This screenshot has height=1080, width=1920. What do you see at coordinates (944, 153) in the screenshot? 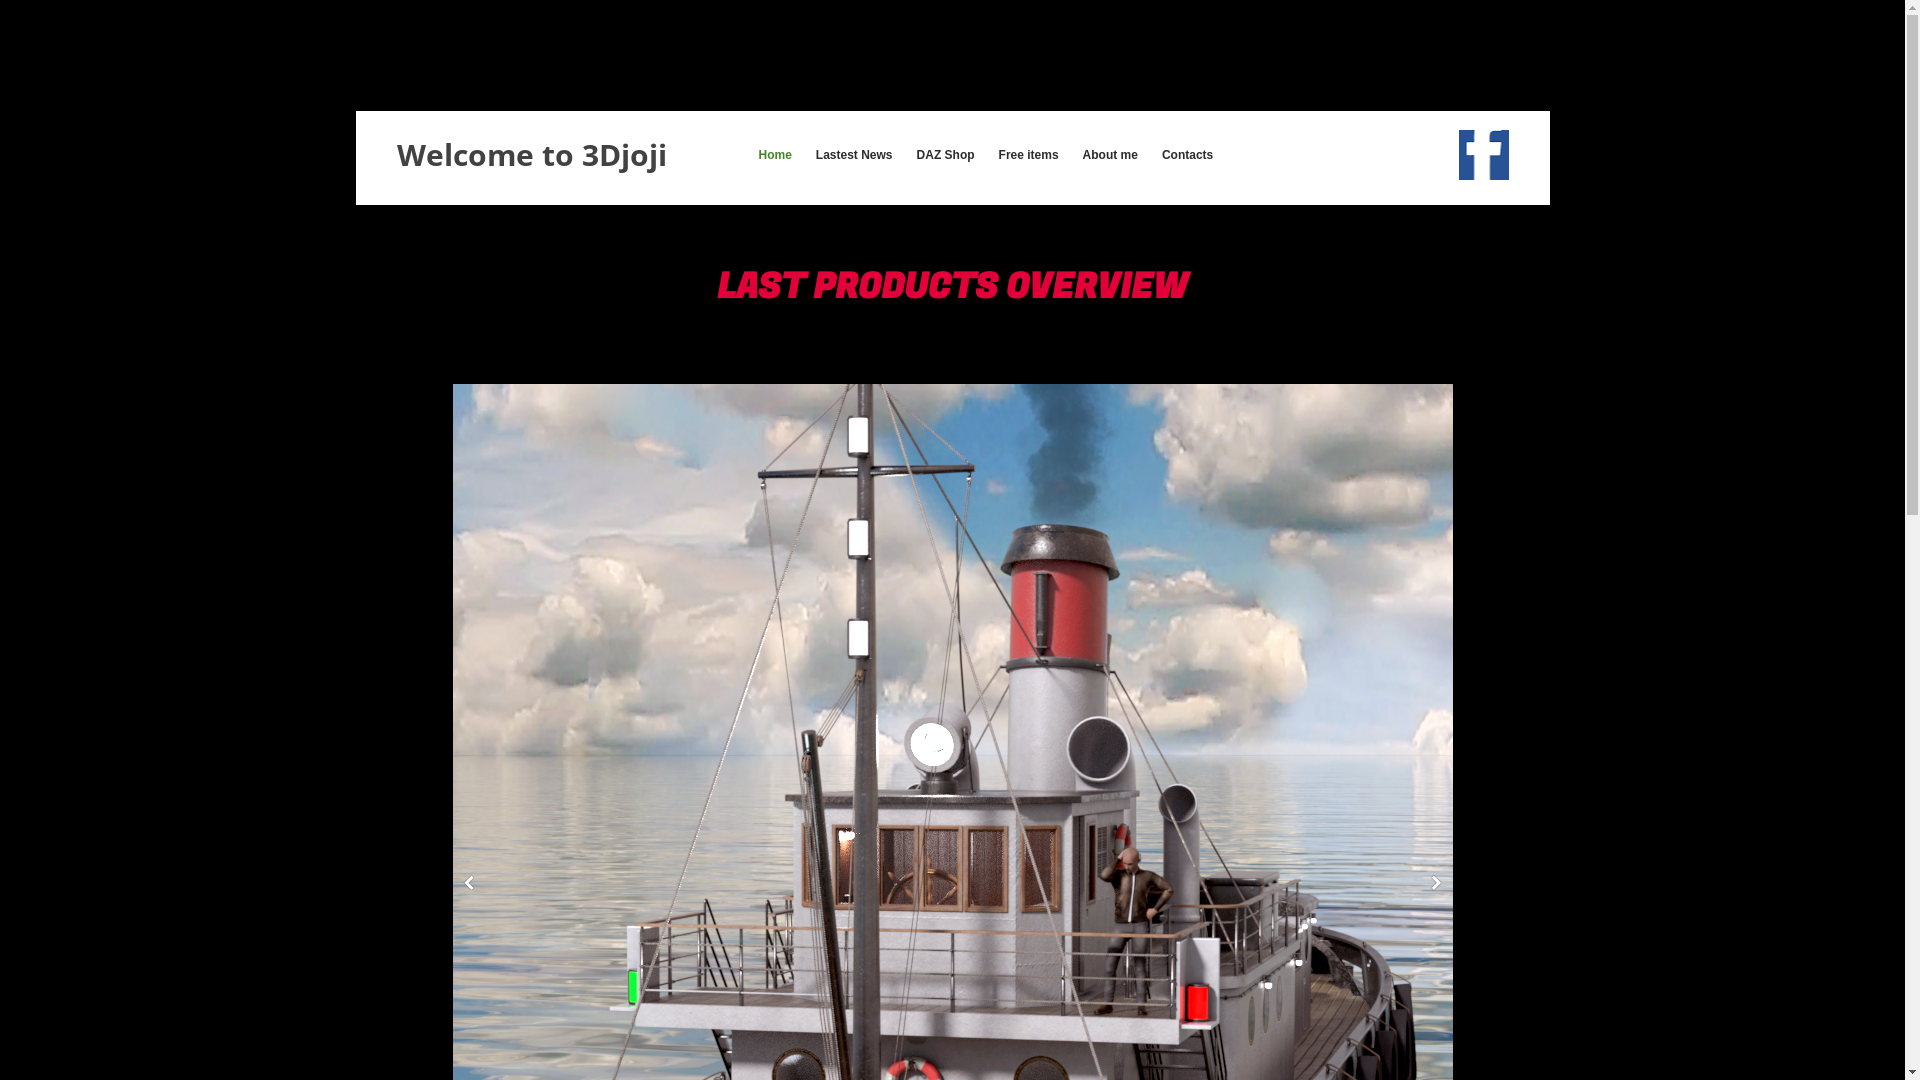
I see `'DAZ Shop'` at bounding box center [944, 153].